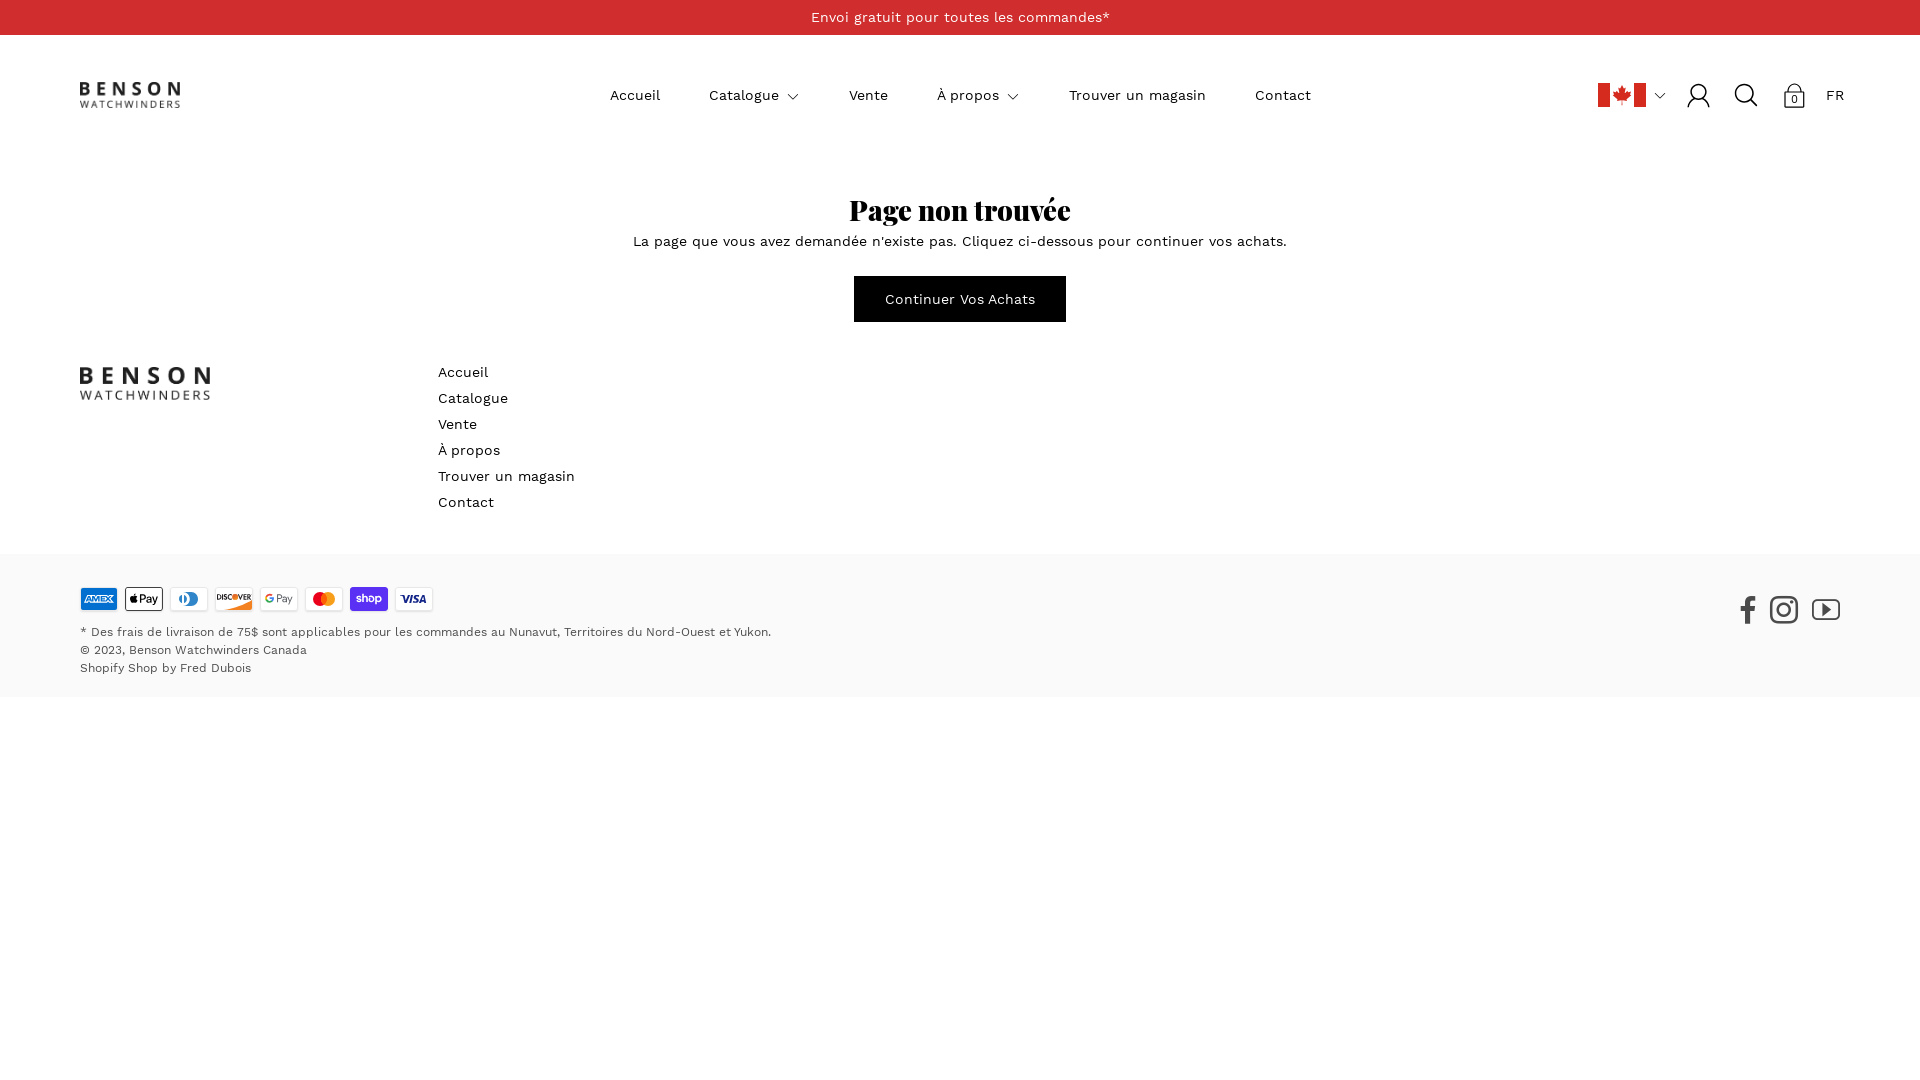 This screenshot has height=1080, width=1920. What do you see at coordinates (464, 500) in the screenshot?
I see `'Contact'` at bounding box center [464, 500].